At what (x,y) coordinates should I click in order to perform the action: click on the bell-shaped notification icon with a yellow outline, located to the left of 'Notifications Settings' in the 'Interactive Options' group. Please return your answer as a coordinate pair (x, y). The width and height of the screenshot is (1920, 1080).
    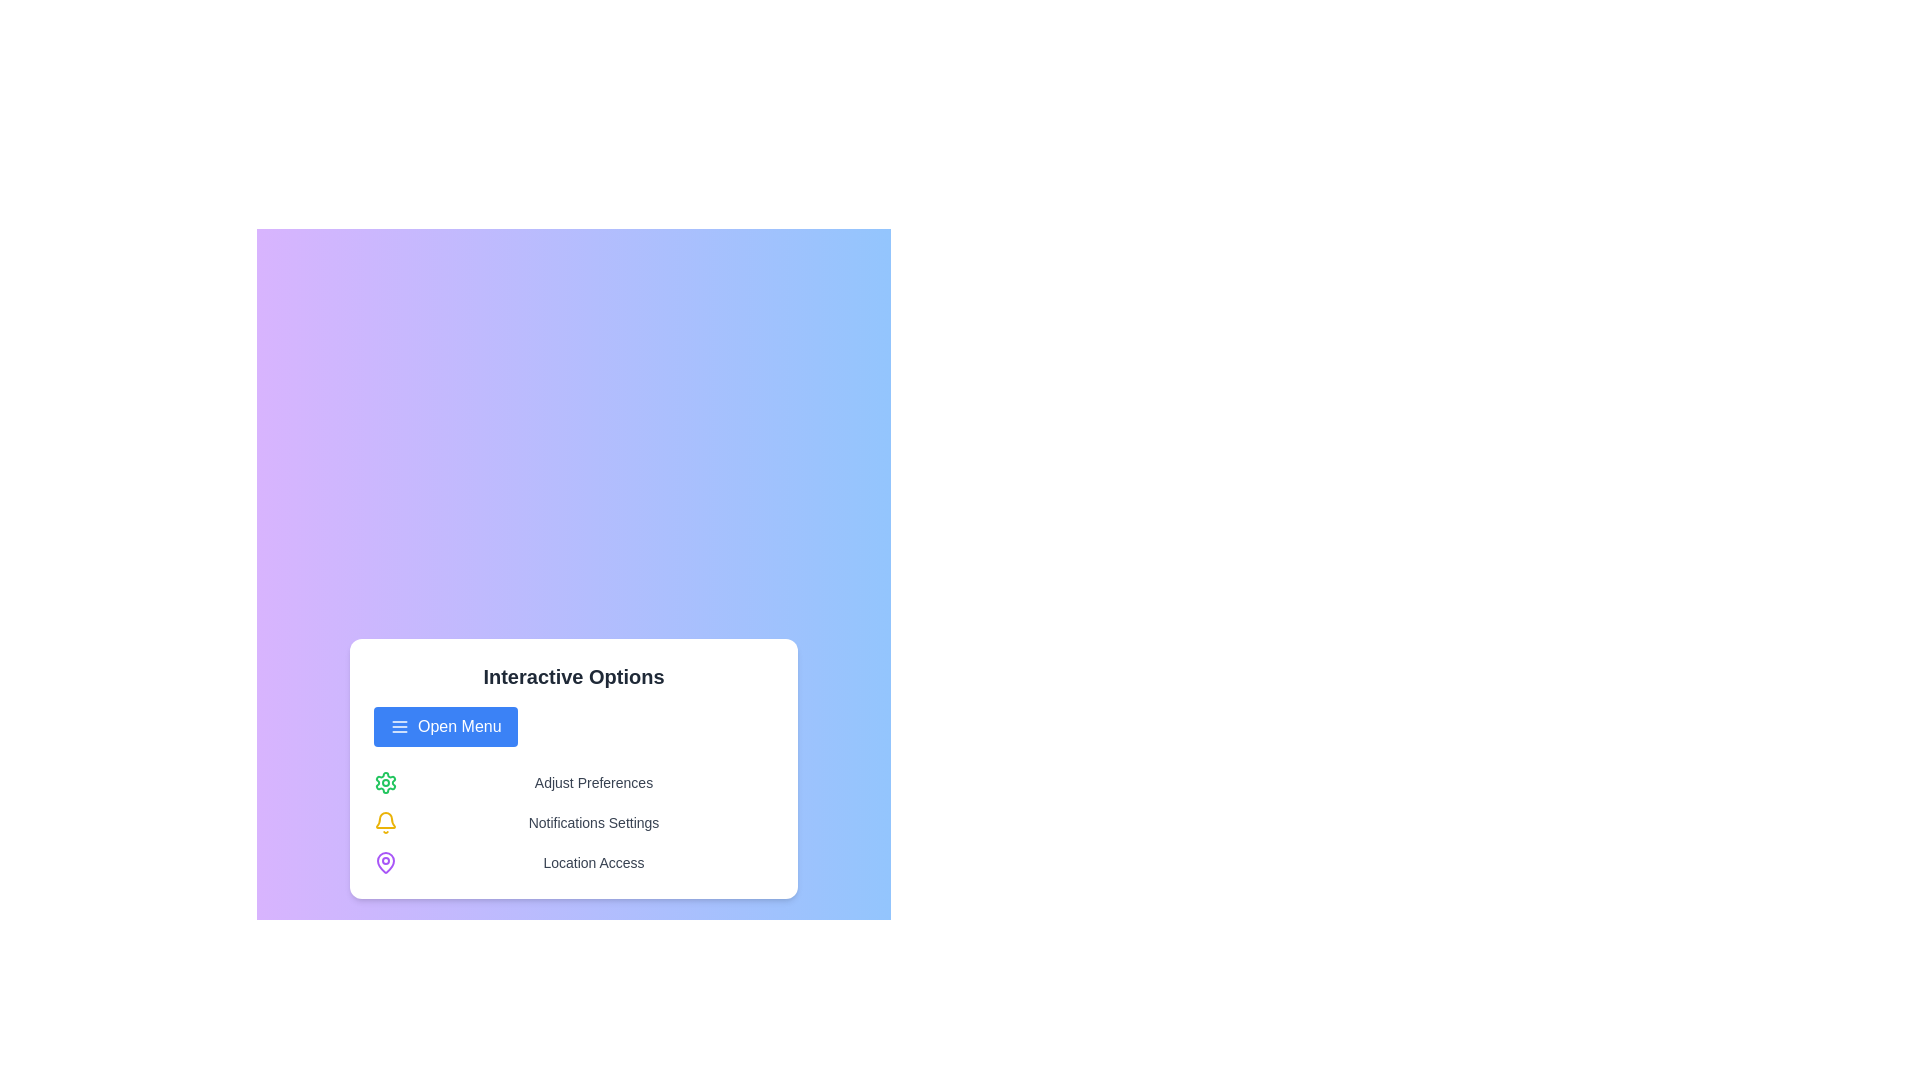
    Looking at the image, I should click on (385, 822).